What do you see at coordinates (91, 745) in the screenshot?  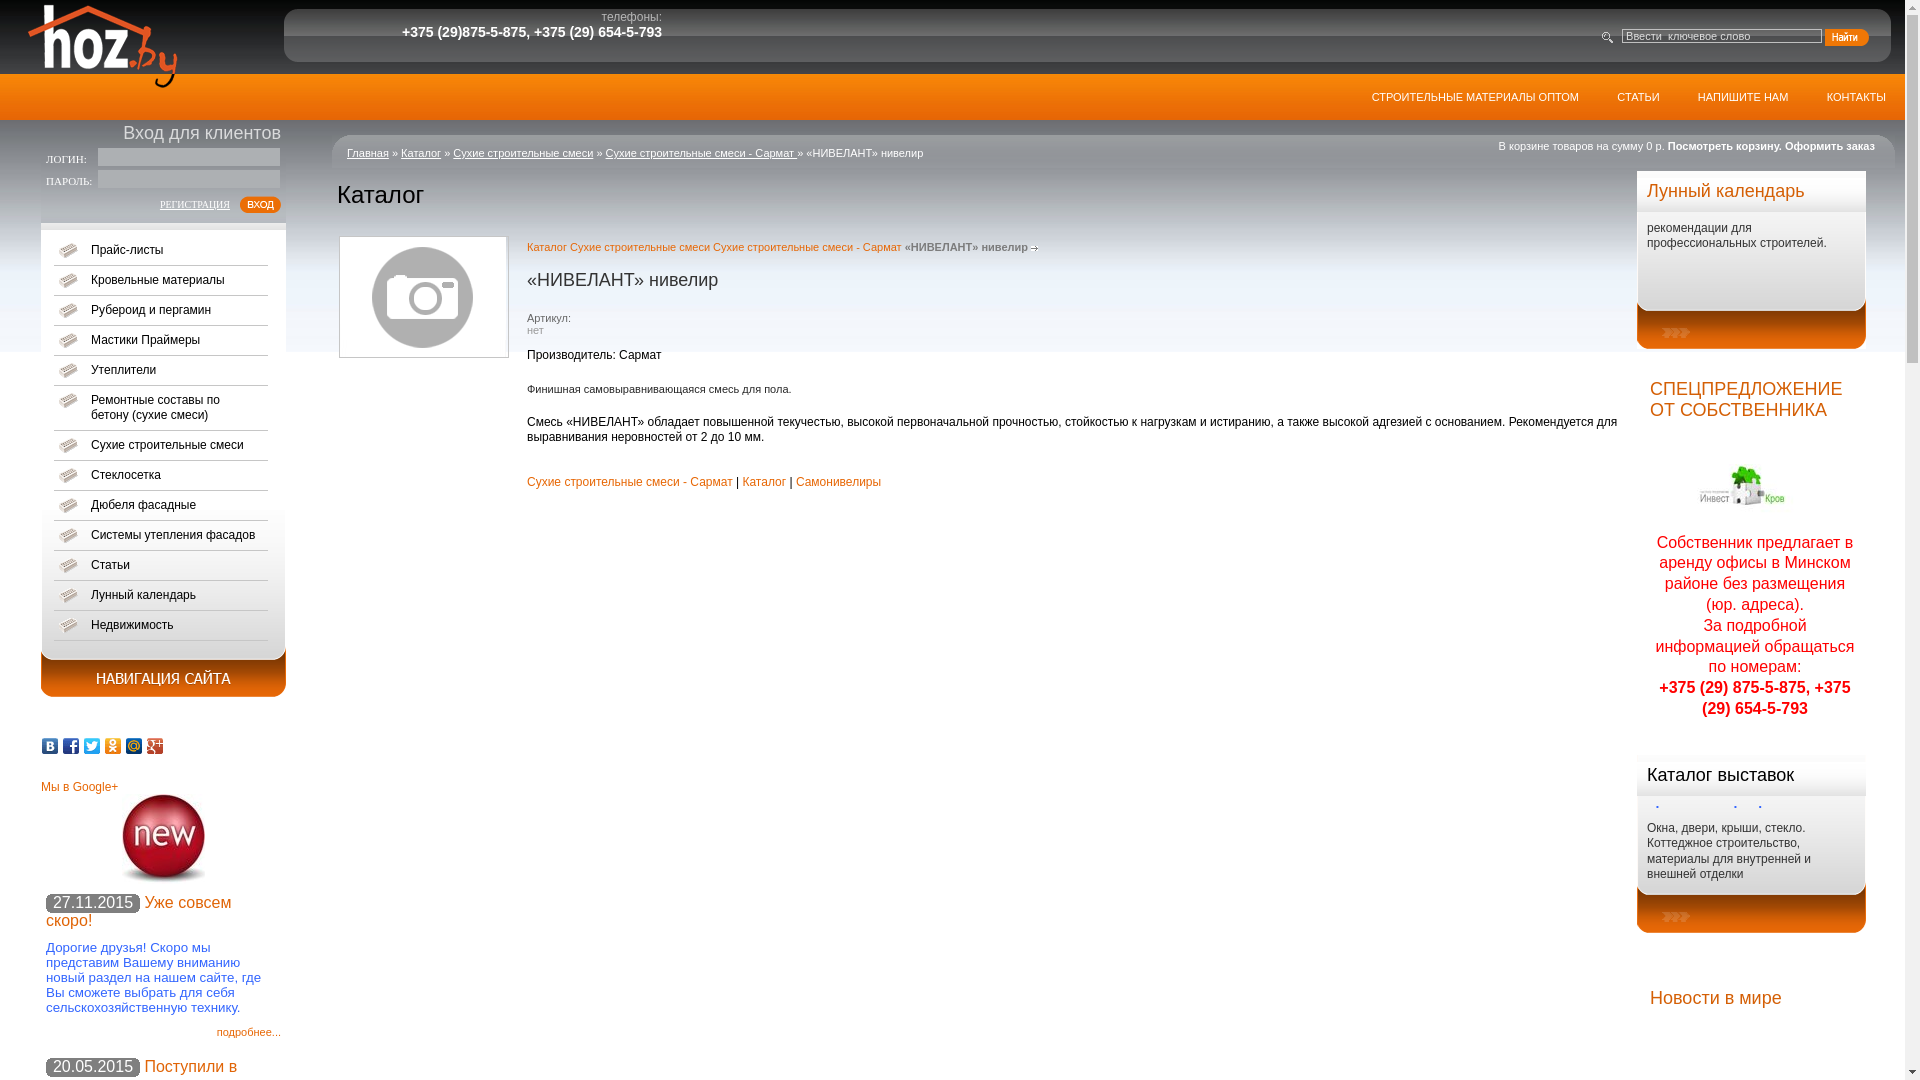 I see `'Twitter'` at bounding box center [91, 745].